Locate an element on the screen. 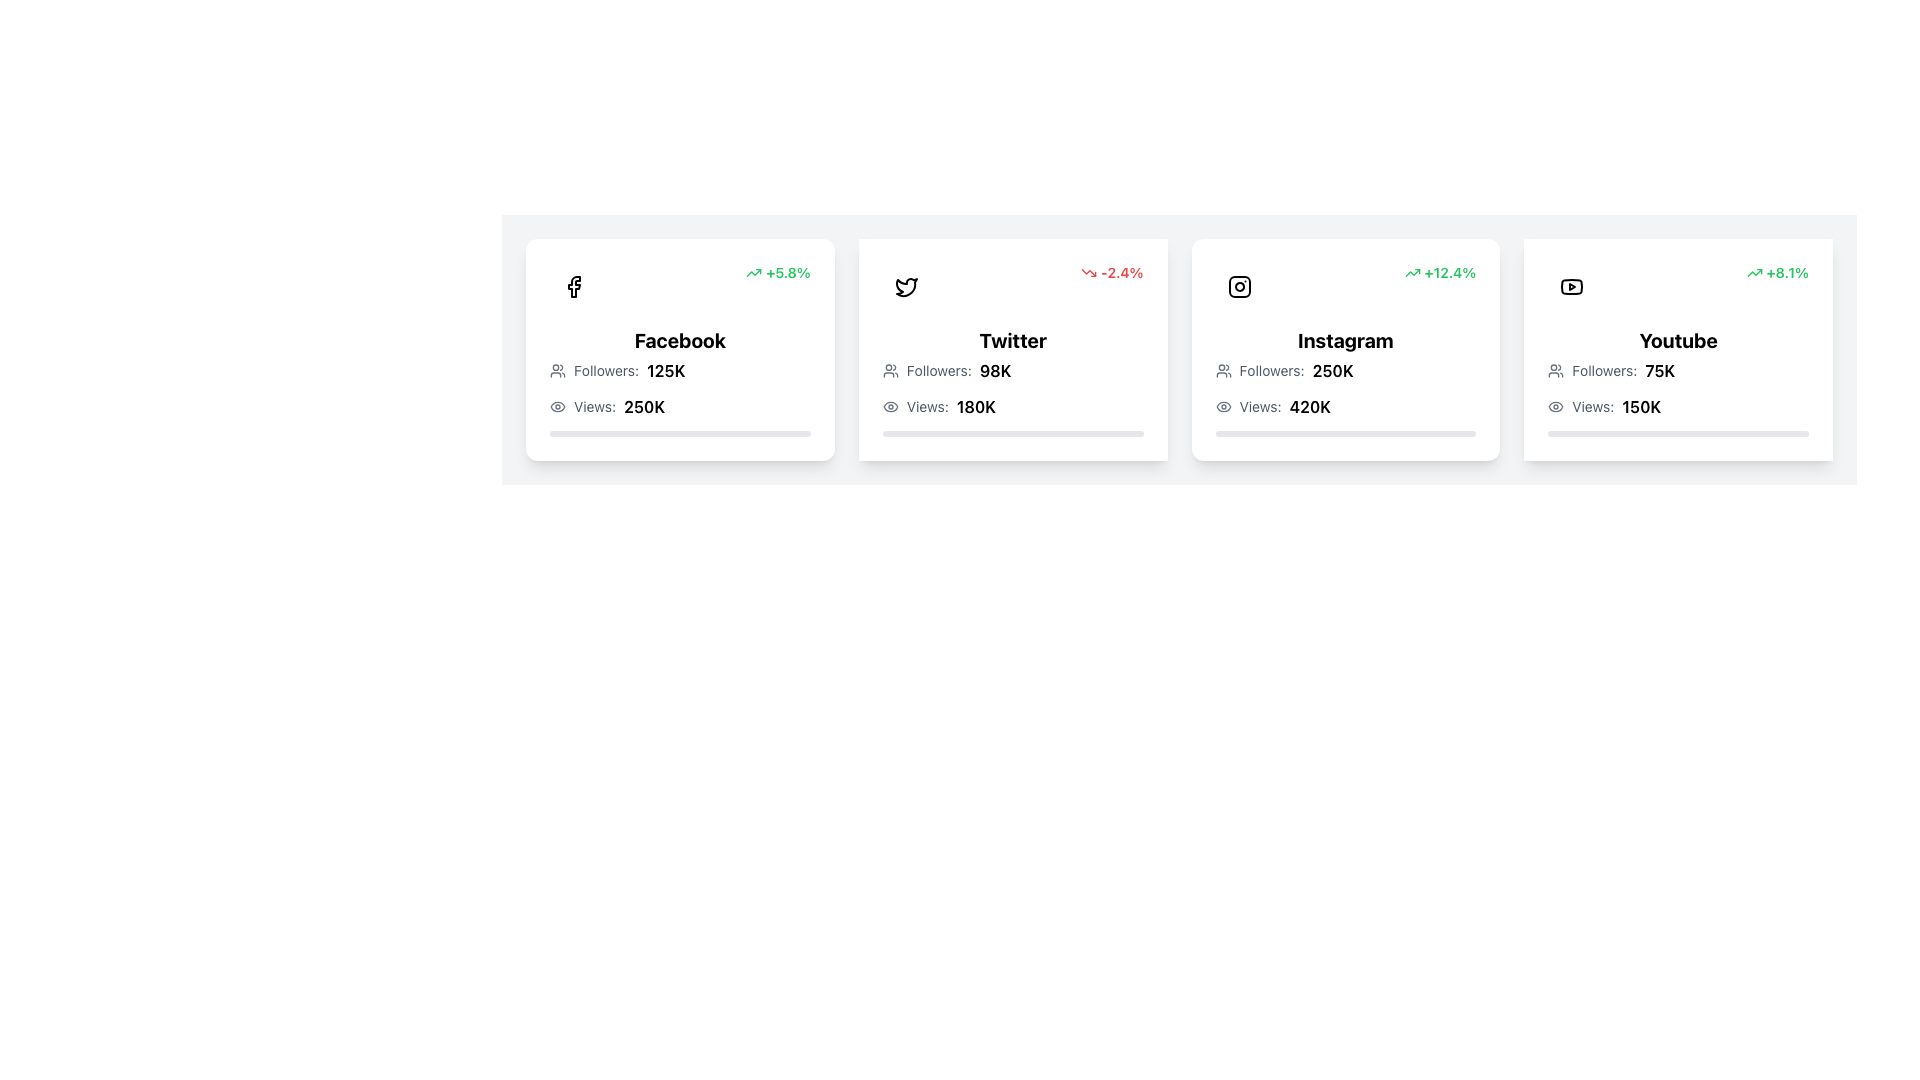  the Information display panel that shows 'Followers: 125K' and 'Views: 250K' within the 'Facebook' card is located at coordinates (680, 397).